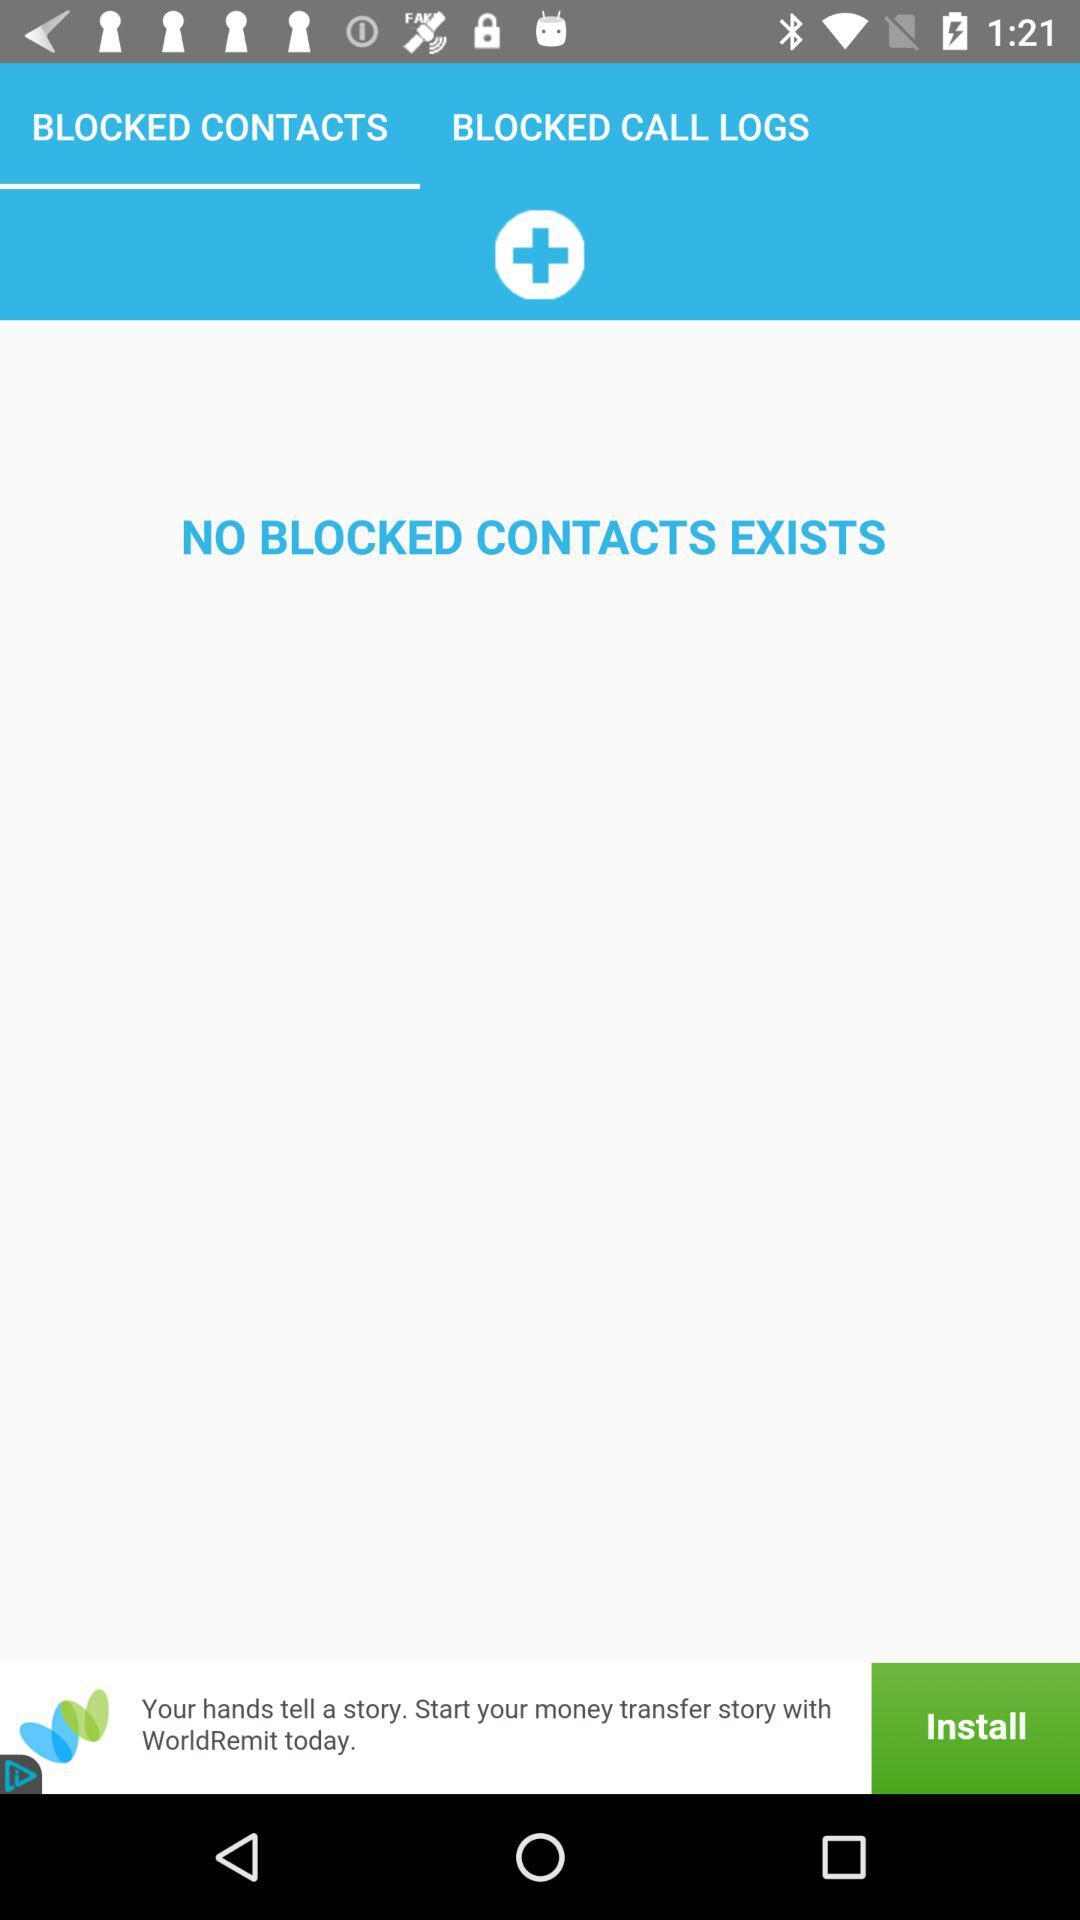 This screenshot has height=1920, width=1080. I want to click on the add icon, so click(538, 253).